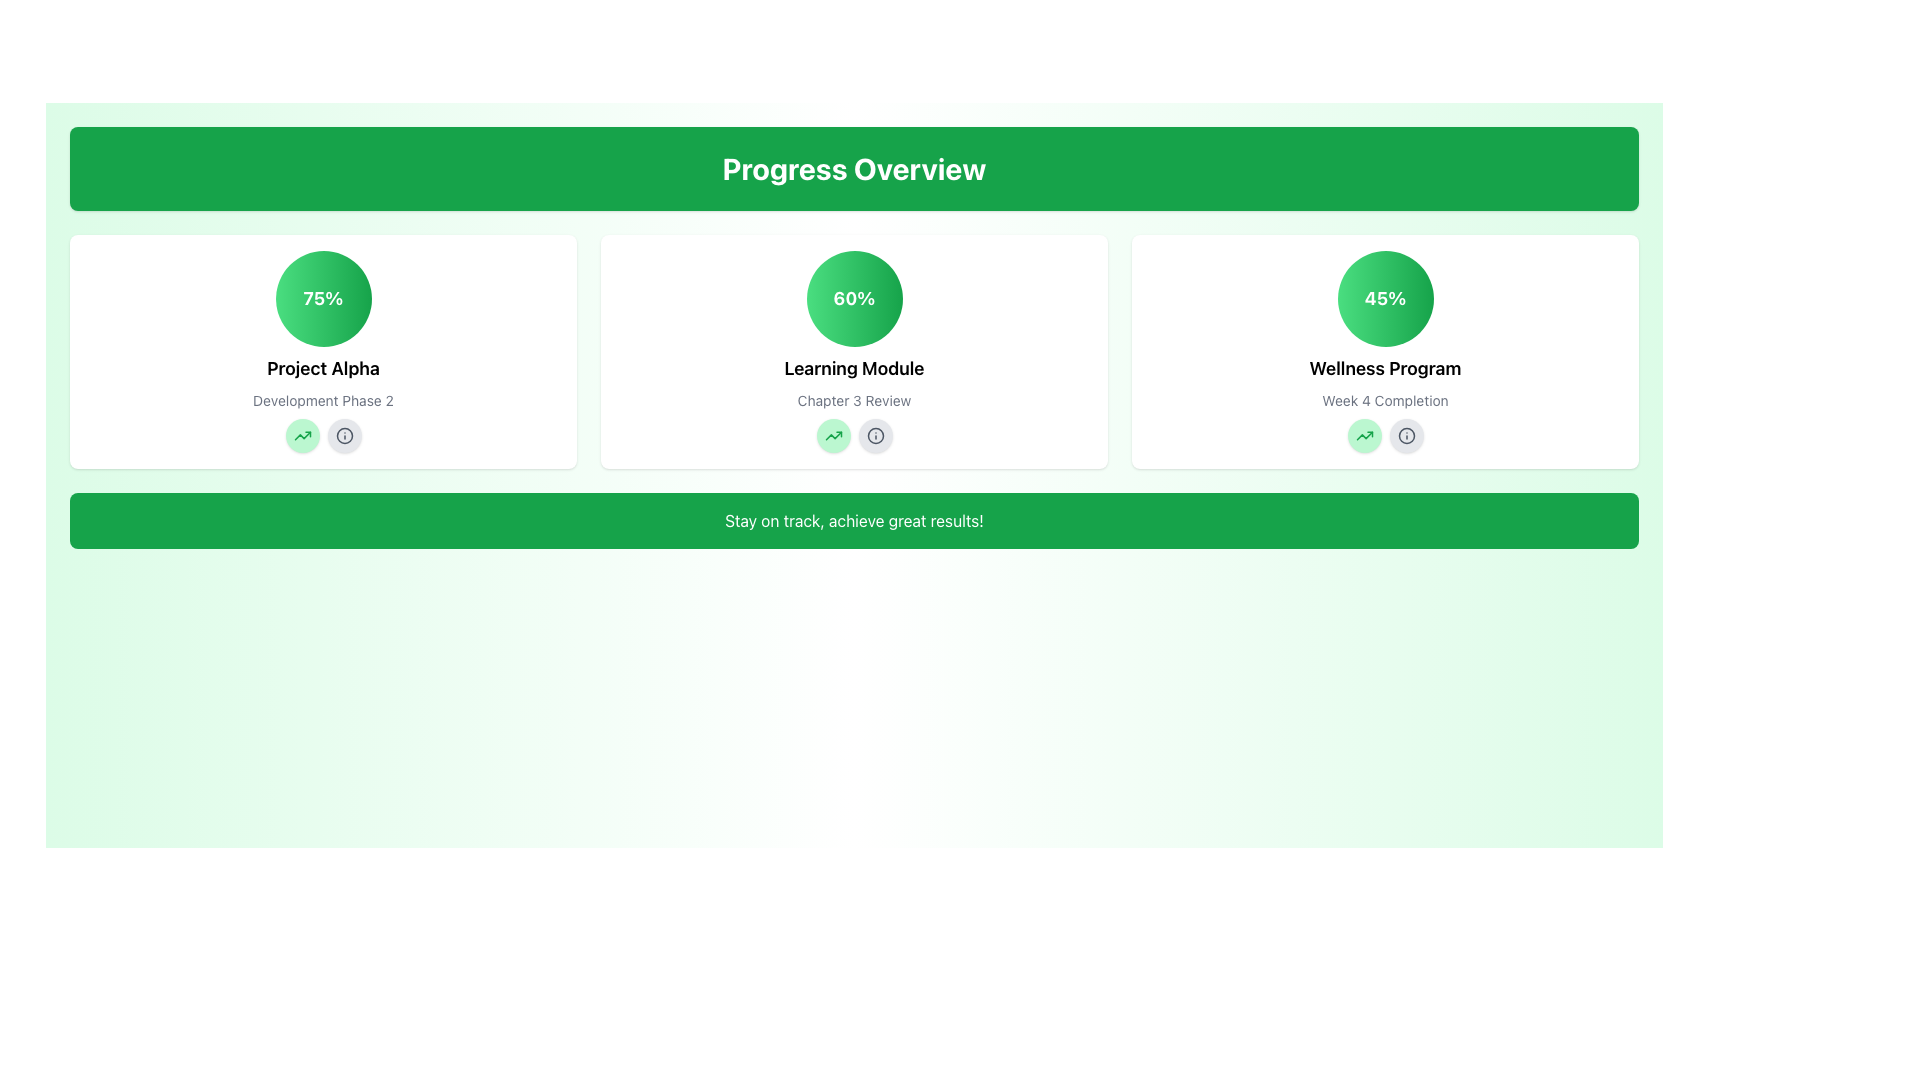 Image resolution: width=1920 pixels, height=1080 pixels. What do you see at coordinates (1405, 434) in the screenshot?
I see `the informational button located` at bounding box center [1405, 434].